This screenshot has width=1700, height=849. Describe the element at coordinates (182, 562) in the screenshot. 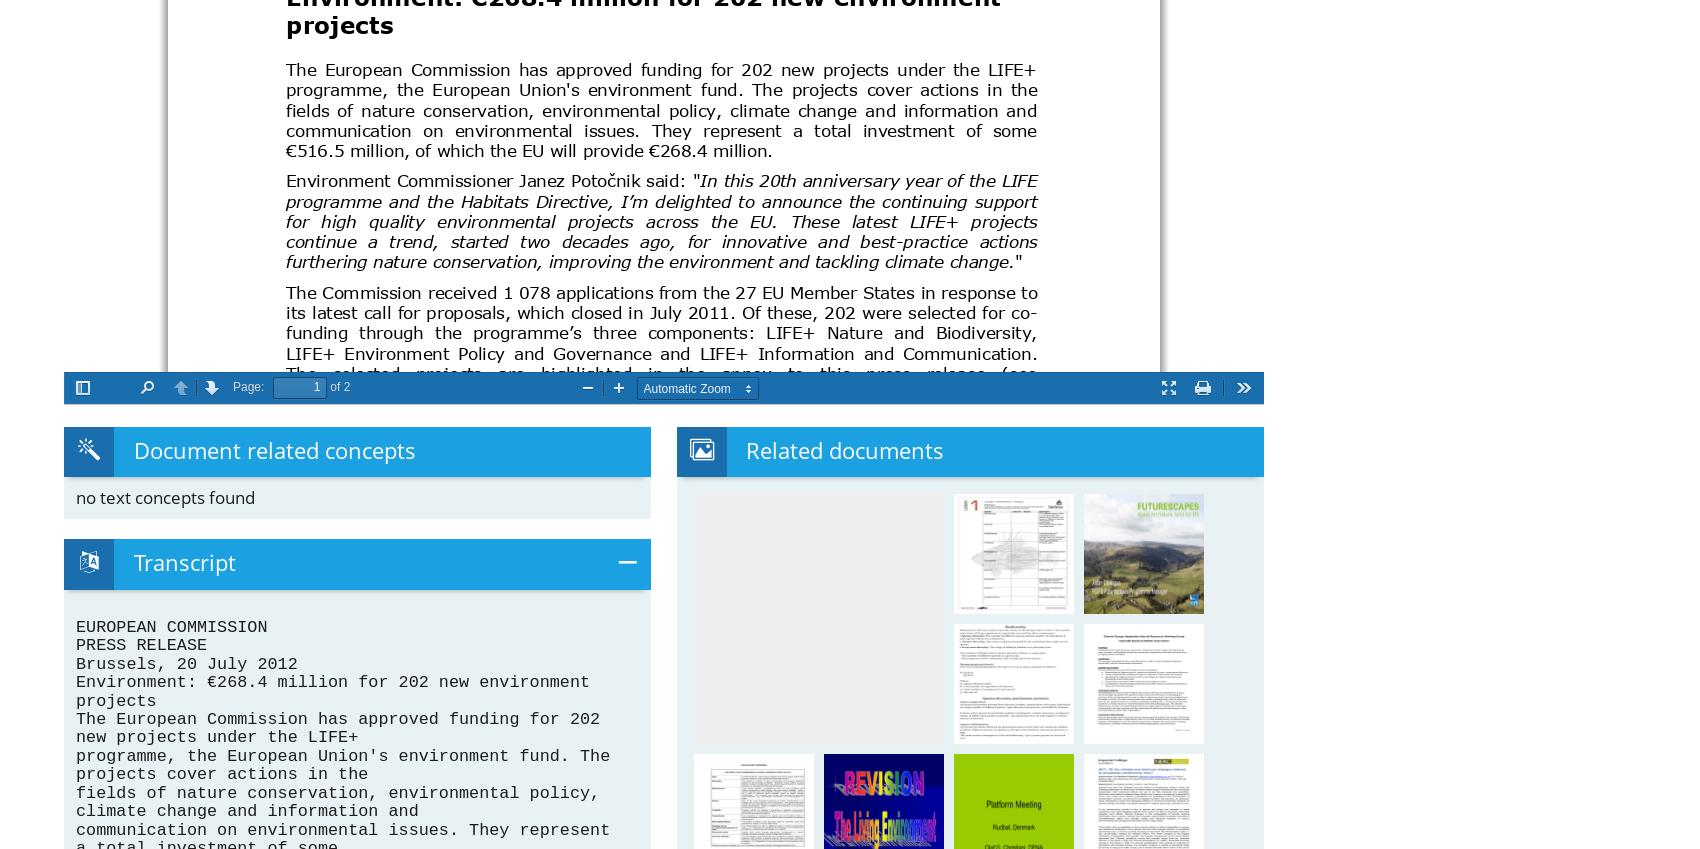

I see `'Transcript'` at that location.